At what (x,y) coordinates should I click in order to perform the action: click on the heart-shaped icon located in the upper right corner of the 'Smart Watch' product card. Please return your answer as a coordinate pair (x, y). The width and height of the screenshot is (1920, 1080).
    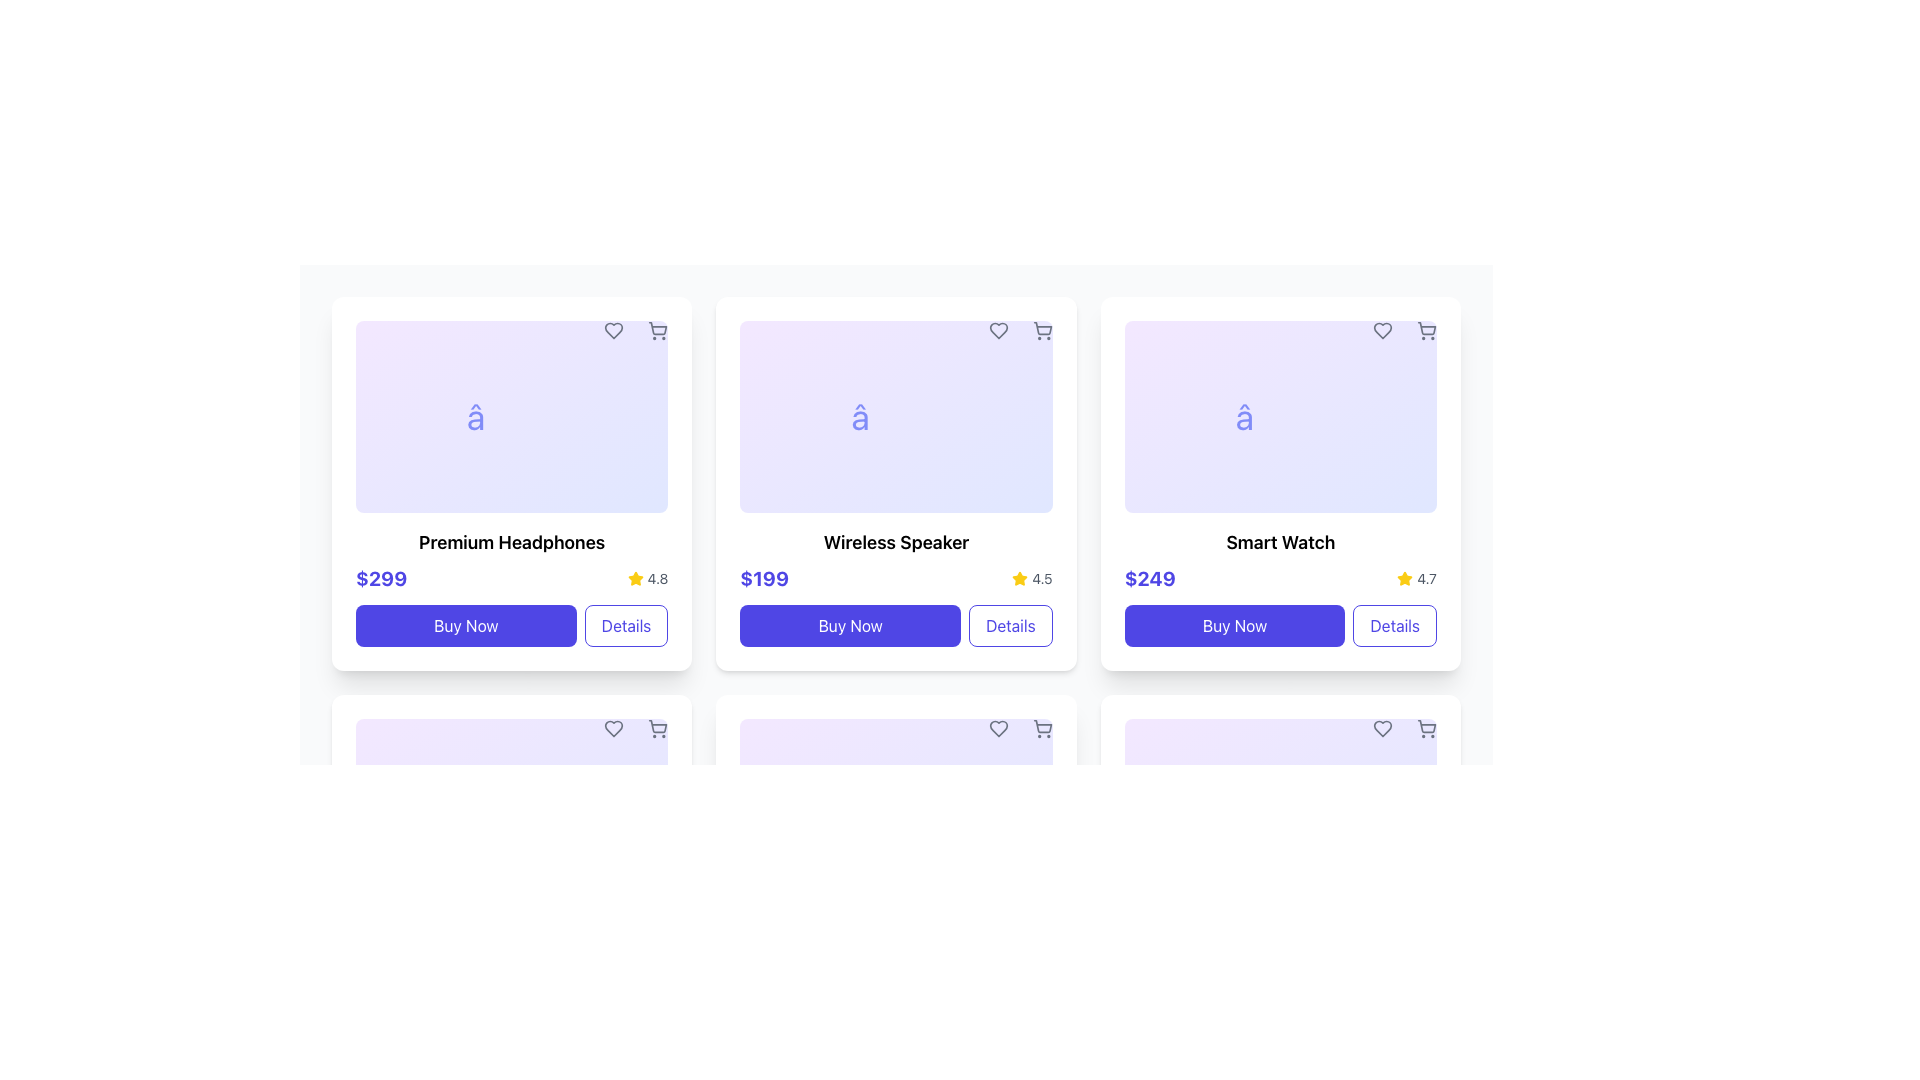
    Looking at the image, I should click on (1381, 729).